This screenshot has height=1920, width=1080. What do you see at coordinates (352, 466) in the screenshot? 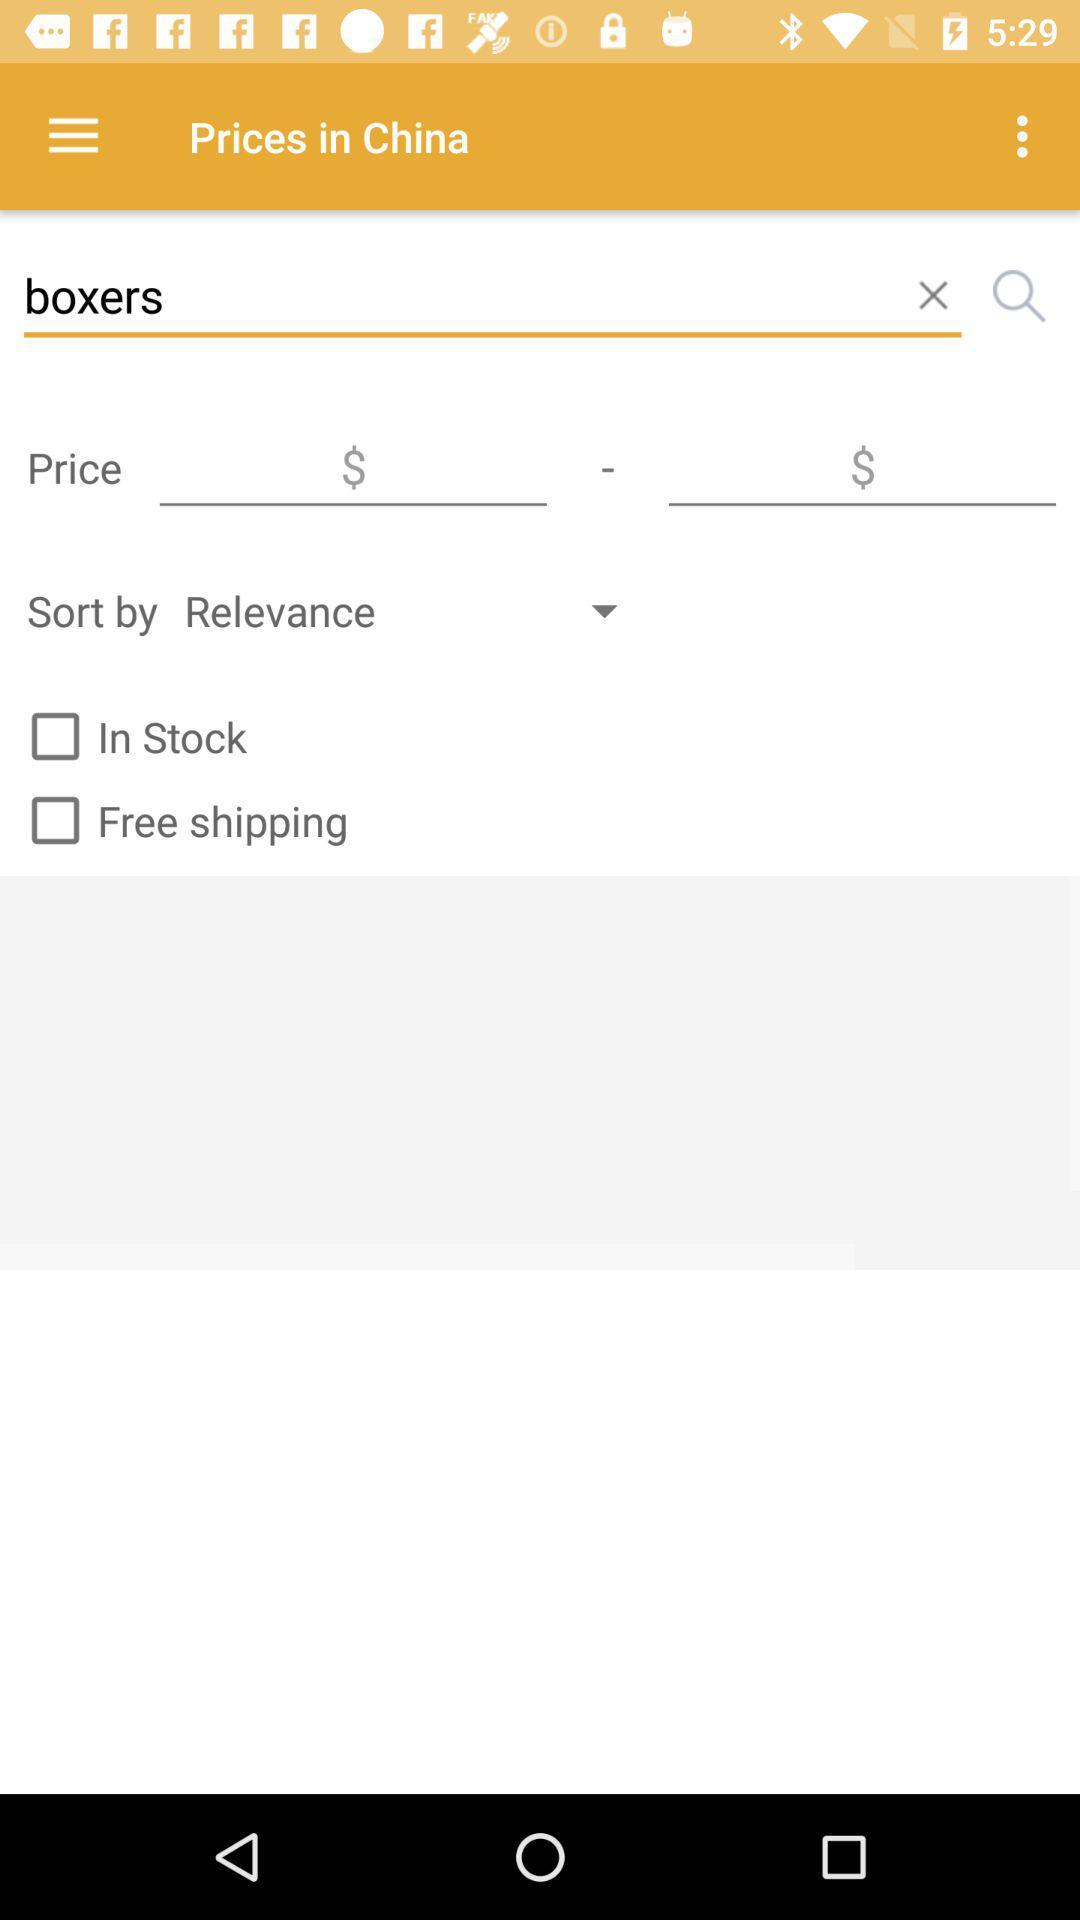
I see `the icon below boxers item` at bounding box center [352, 466].